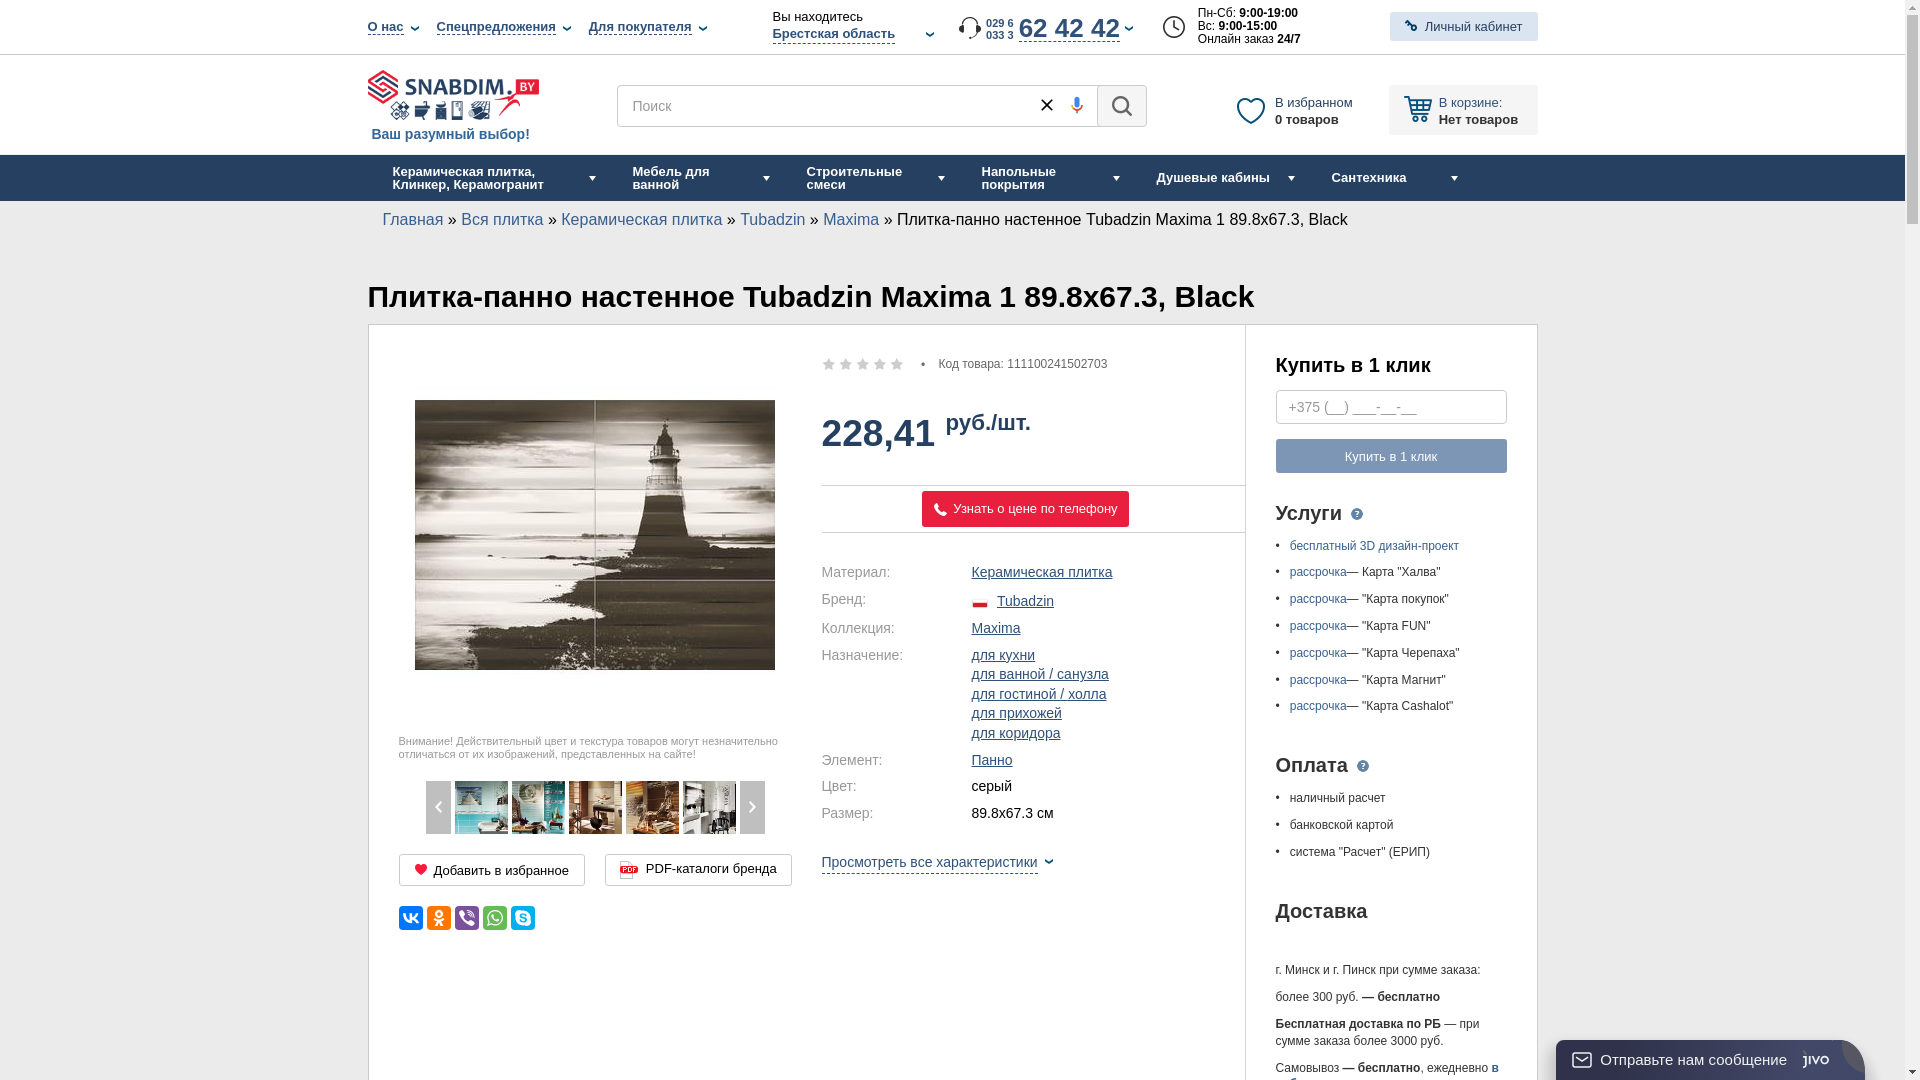 This screenshot has width=1920, height=1080. What do you see at coordinates (593, 806) in the screenshot?
I see `'Maxima'` at bounding box center [593, 806].